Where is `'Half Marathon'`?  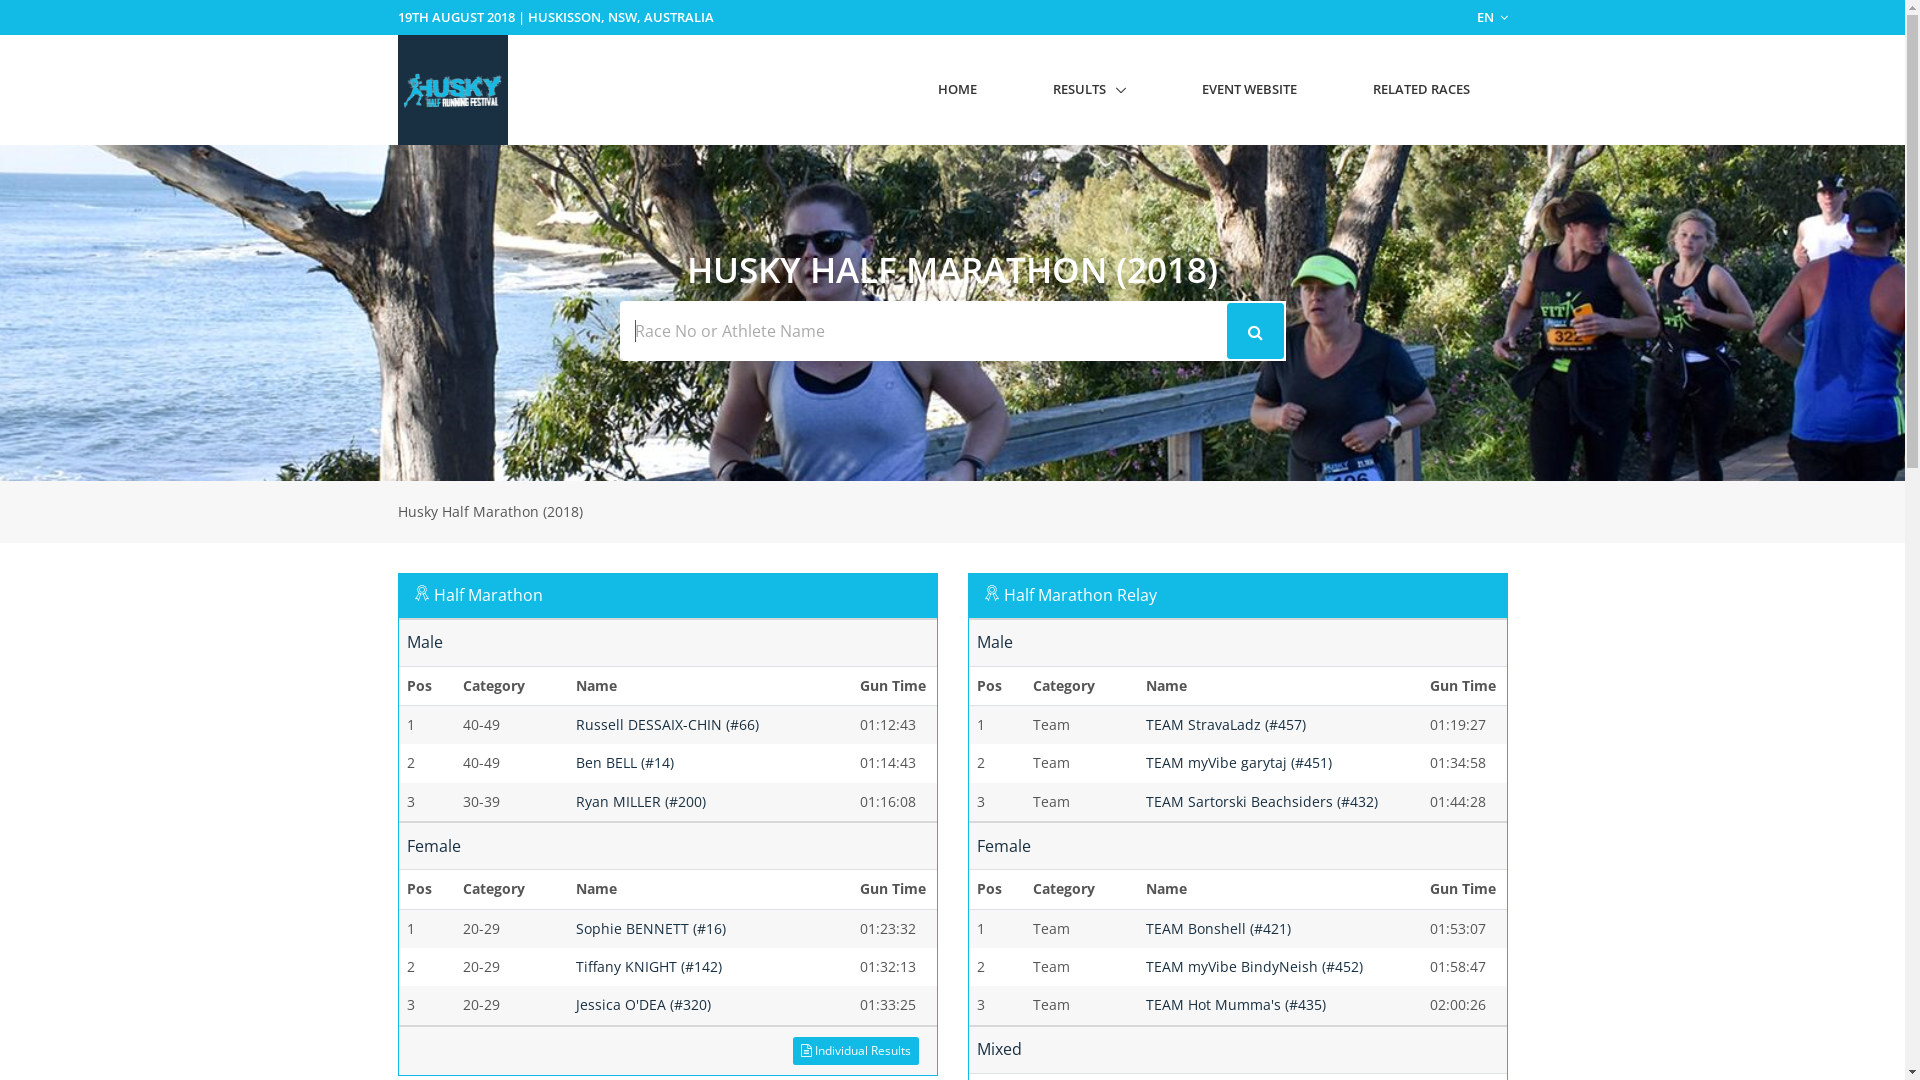
'Half Marathon' is located at coordinates (488, 593).